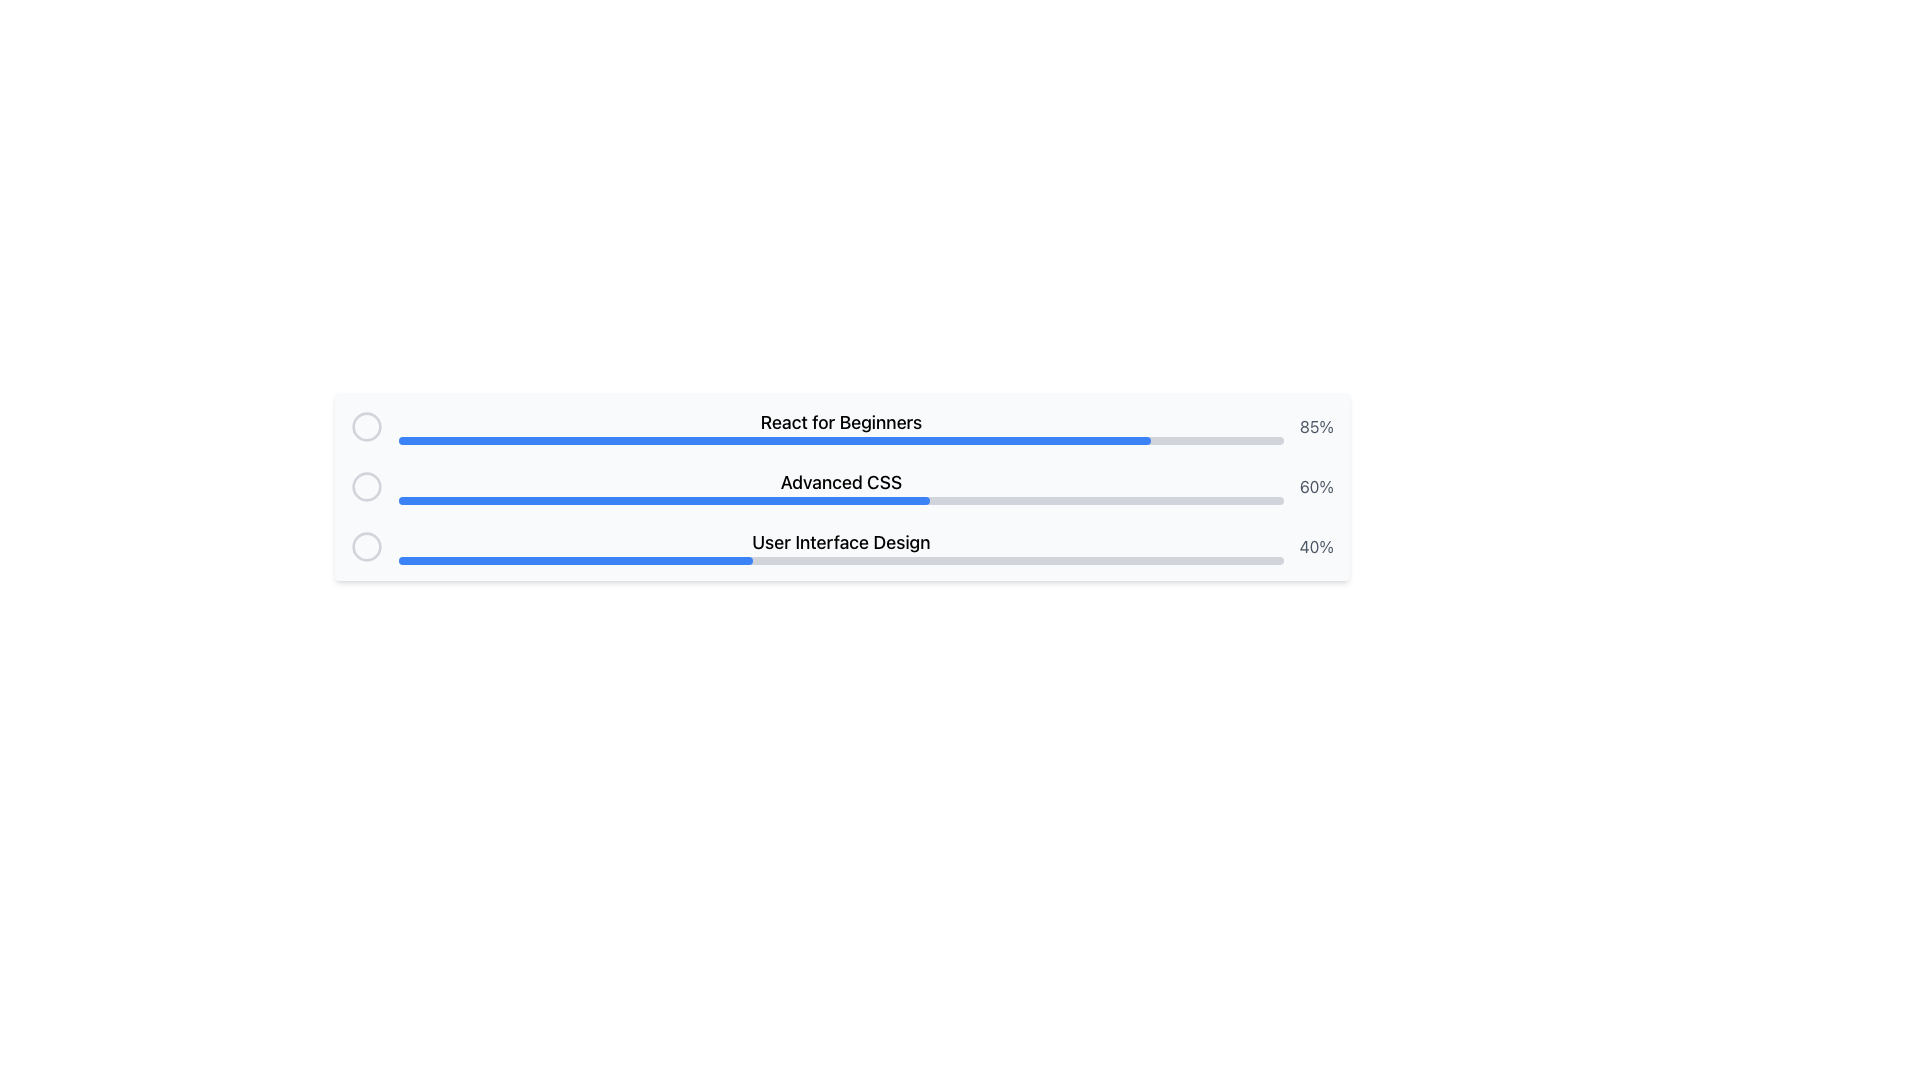 This screenshot has height=1080, width=1920. I want to click on the text label that displays 'React for Beginners', which is styled in a large, bold font and positioned above a progress bar in the vertical list, so click(841, 422).